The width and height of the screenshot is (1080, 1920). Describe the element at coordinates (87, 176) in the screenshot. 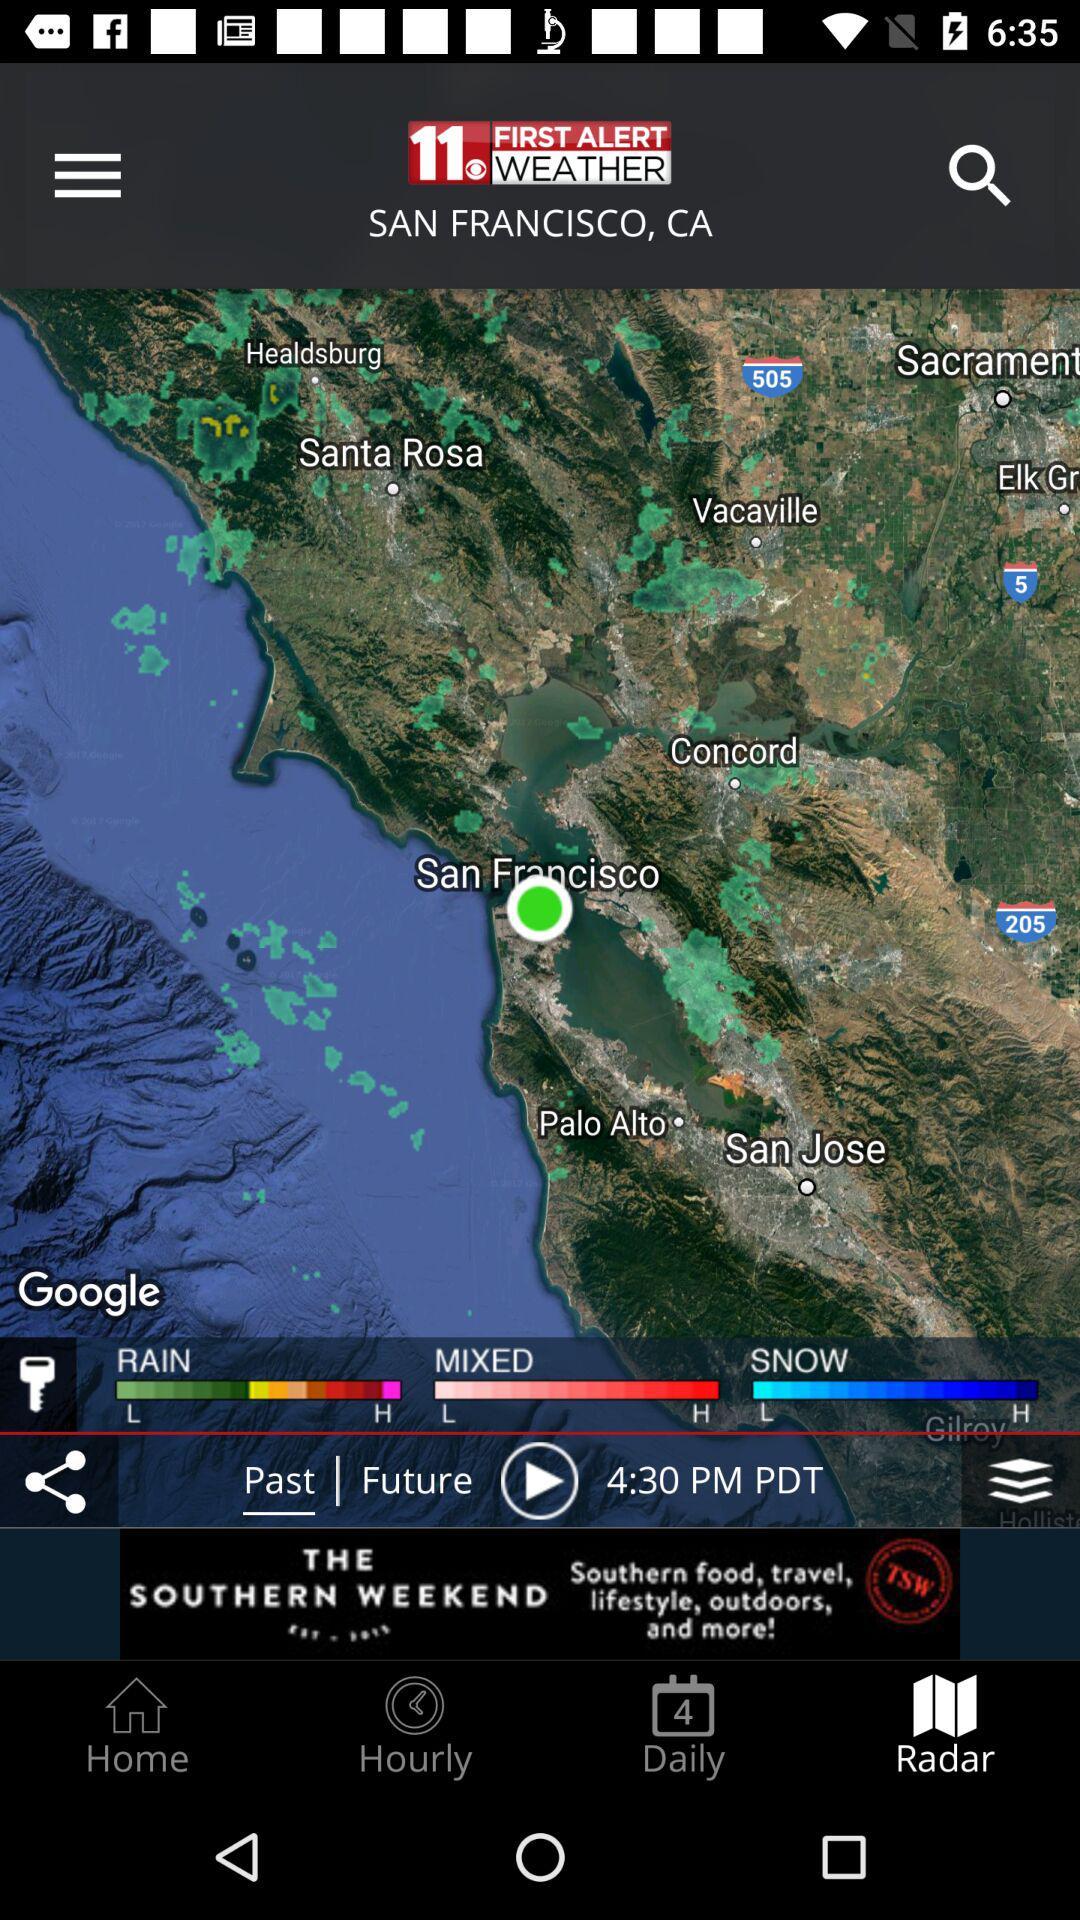

I see `the menu bar icon which is in the left topmost side` at that location.